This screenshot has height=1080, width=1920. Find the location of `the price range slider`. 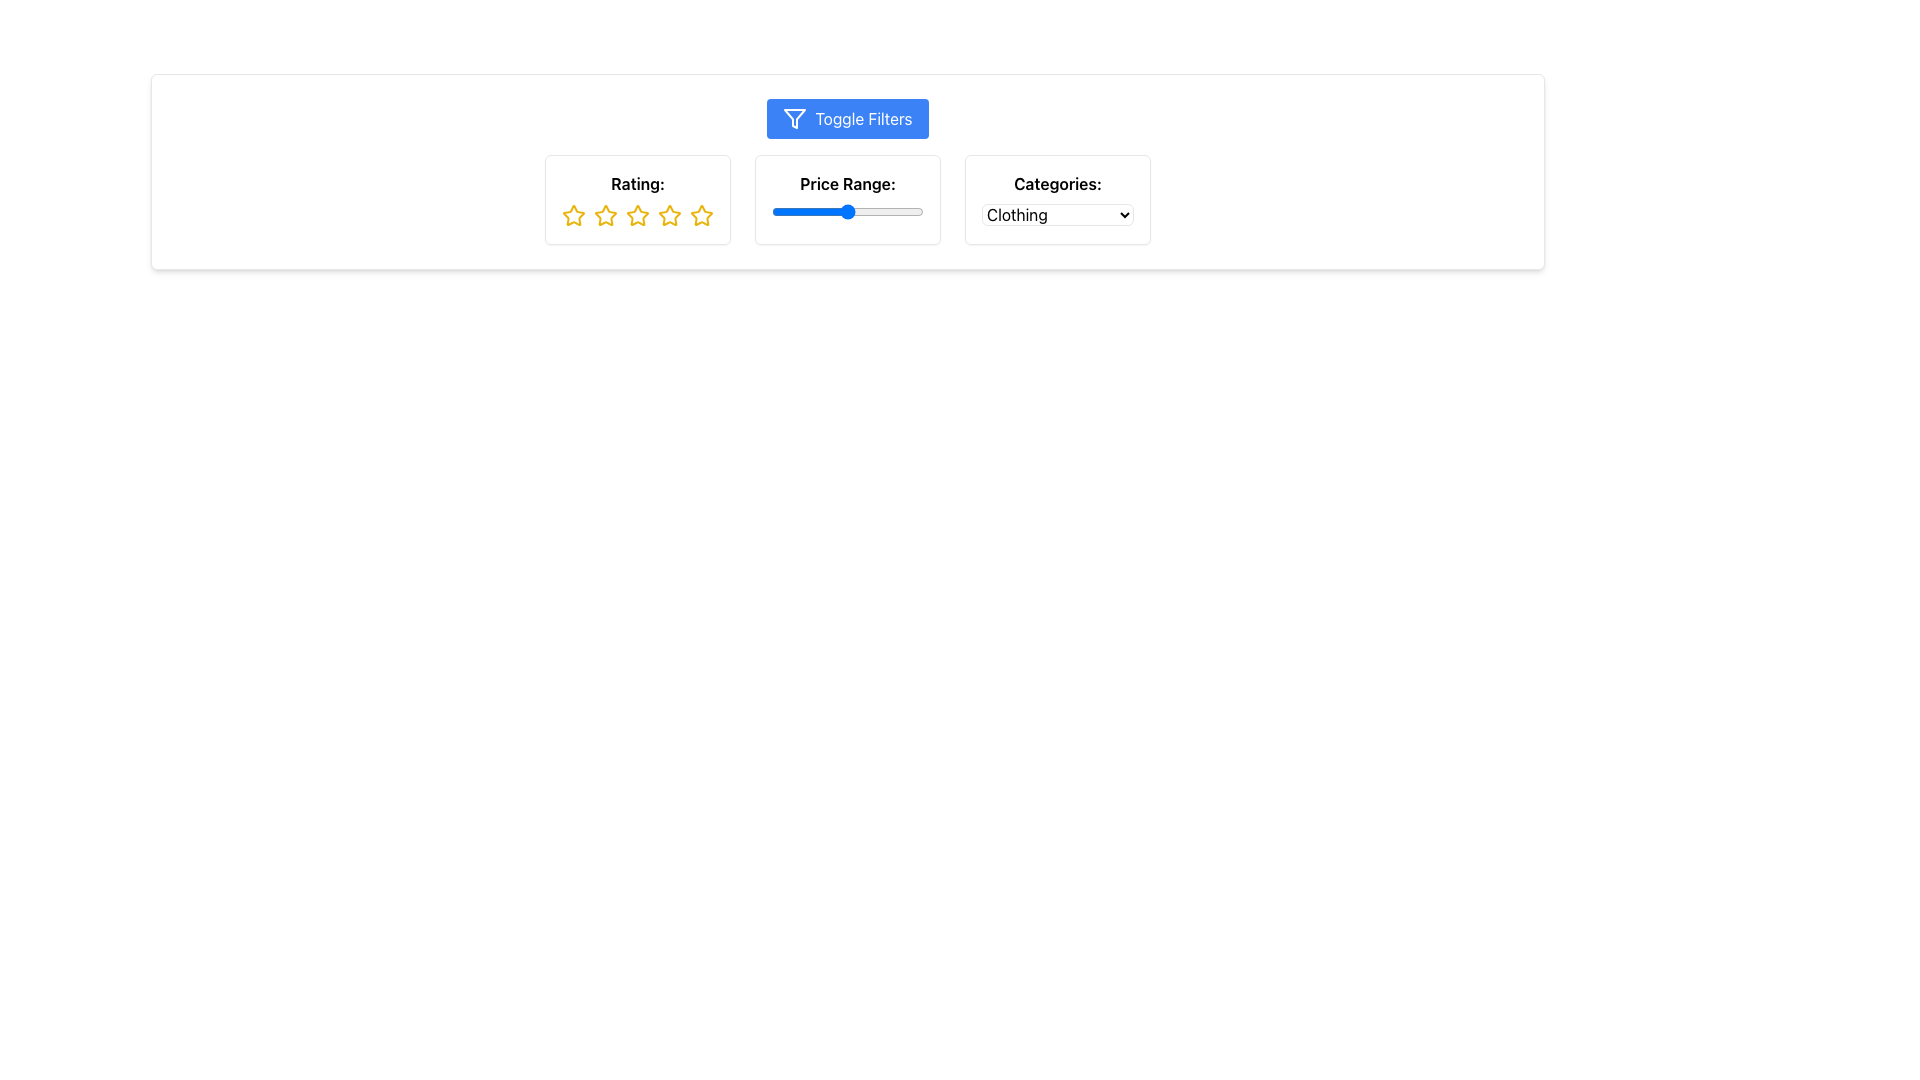

the price range slider is located at coordinates (908, 212).